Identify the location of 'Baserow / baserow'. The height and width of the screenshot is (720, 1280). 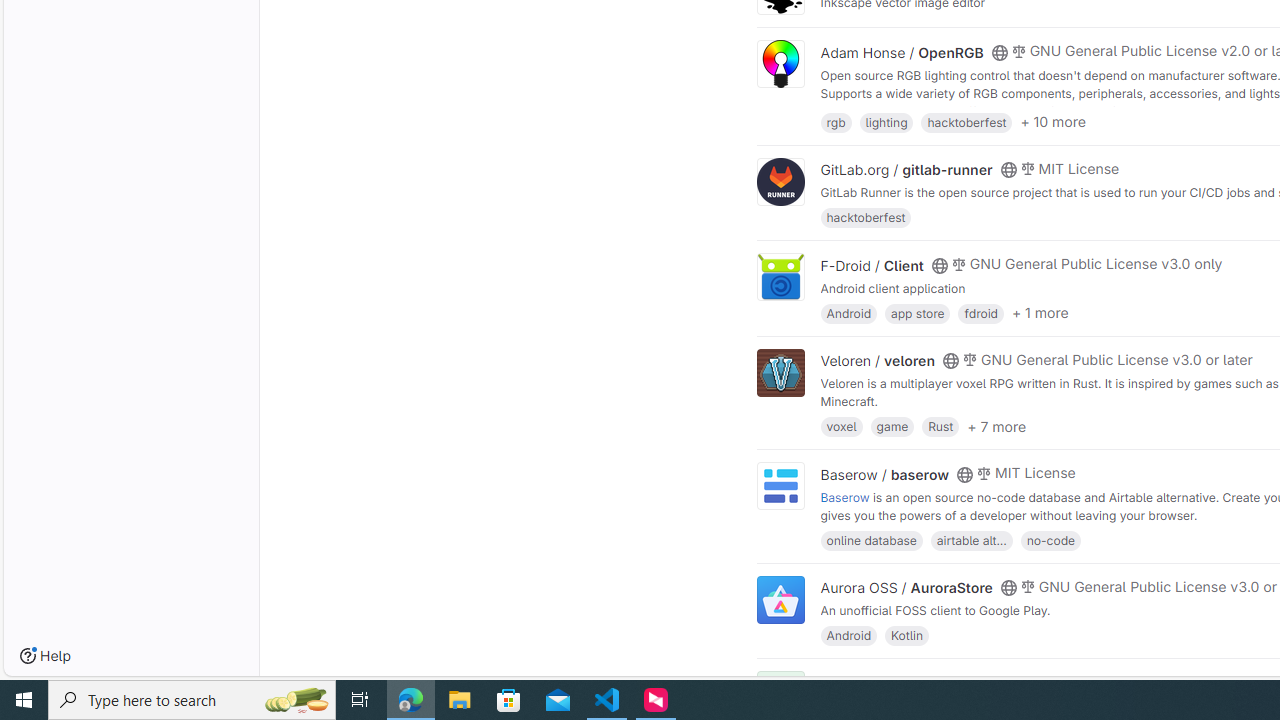
(884, 474).